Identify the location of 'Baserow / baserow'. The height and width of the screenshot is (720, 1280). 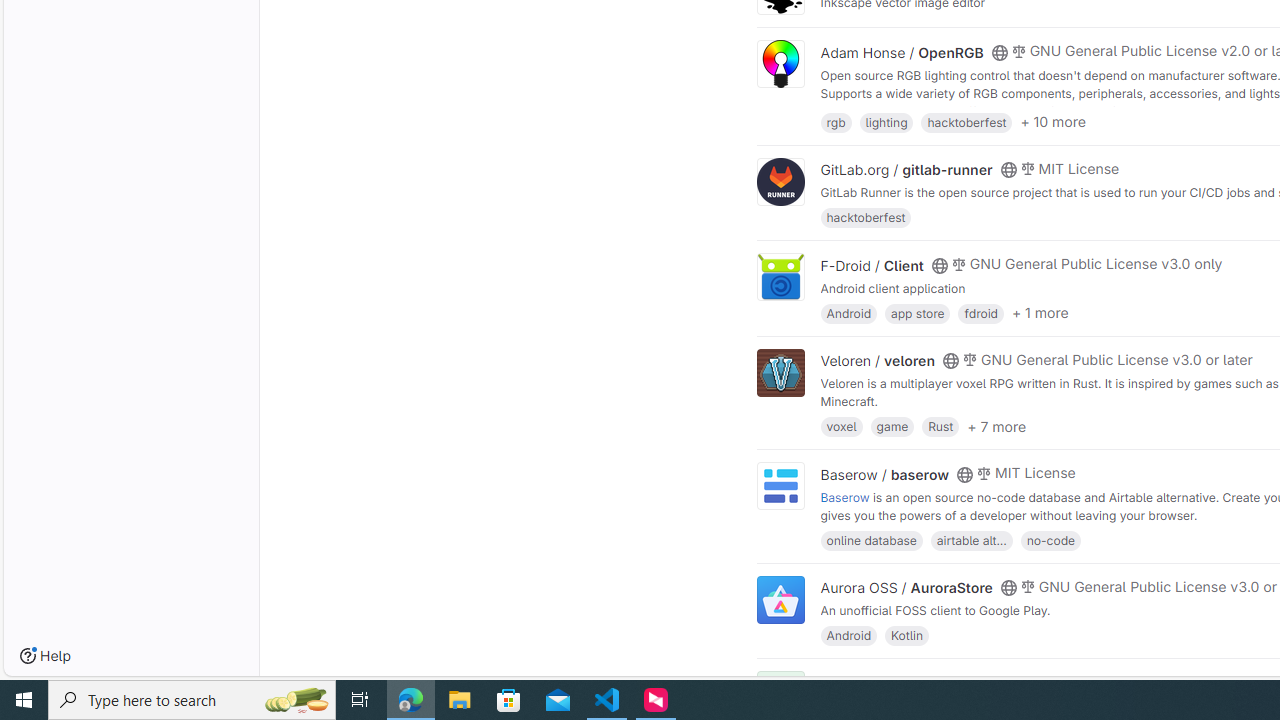
(884, 474).